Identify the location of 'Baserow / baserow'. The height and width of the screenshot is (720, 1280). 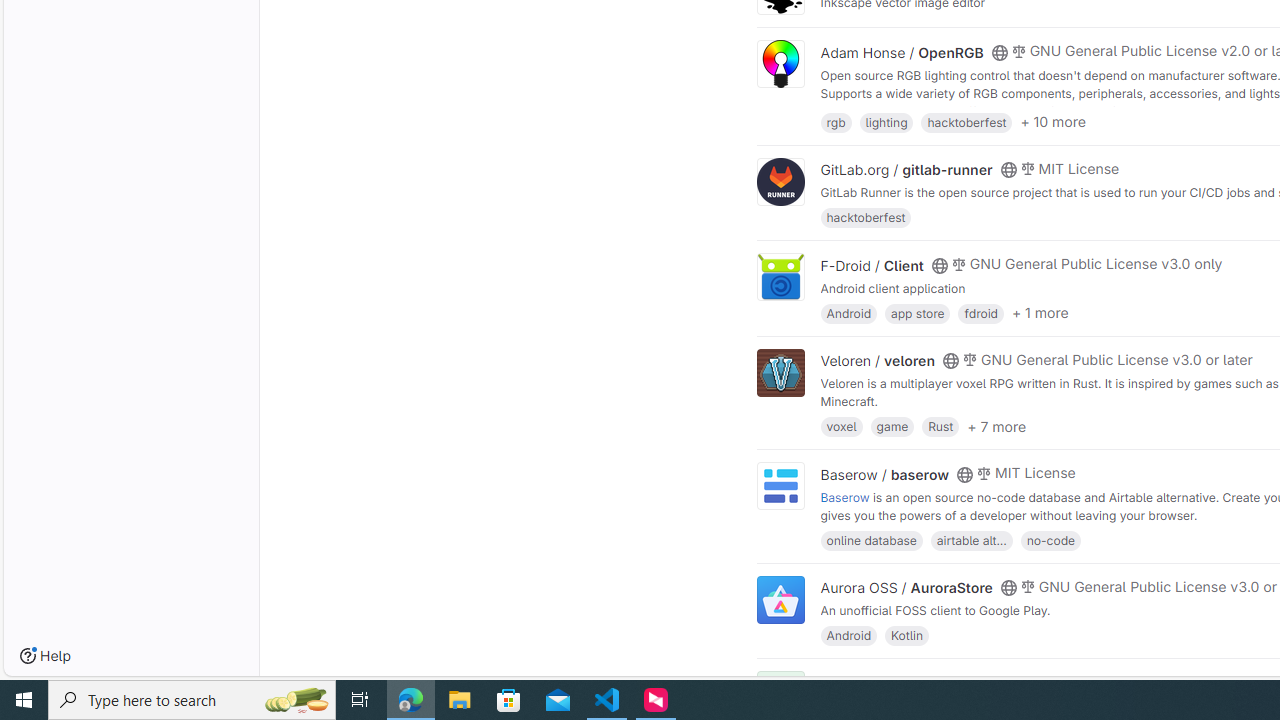
(884, 474).